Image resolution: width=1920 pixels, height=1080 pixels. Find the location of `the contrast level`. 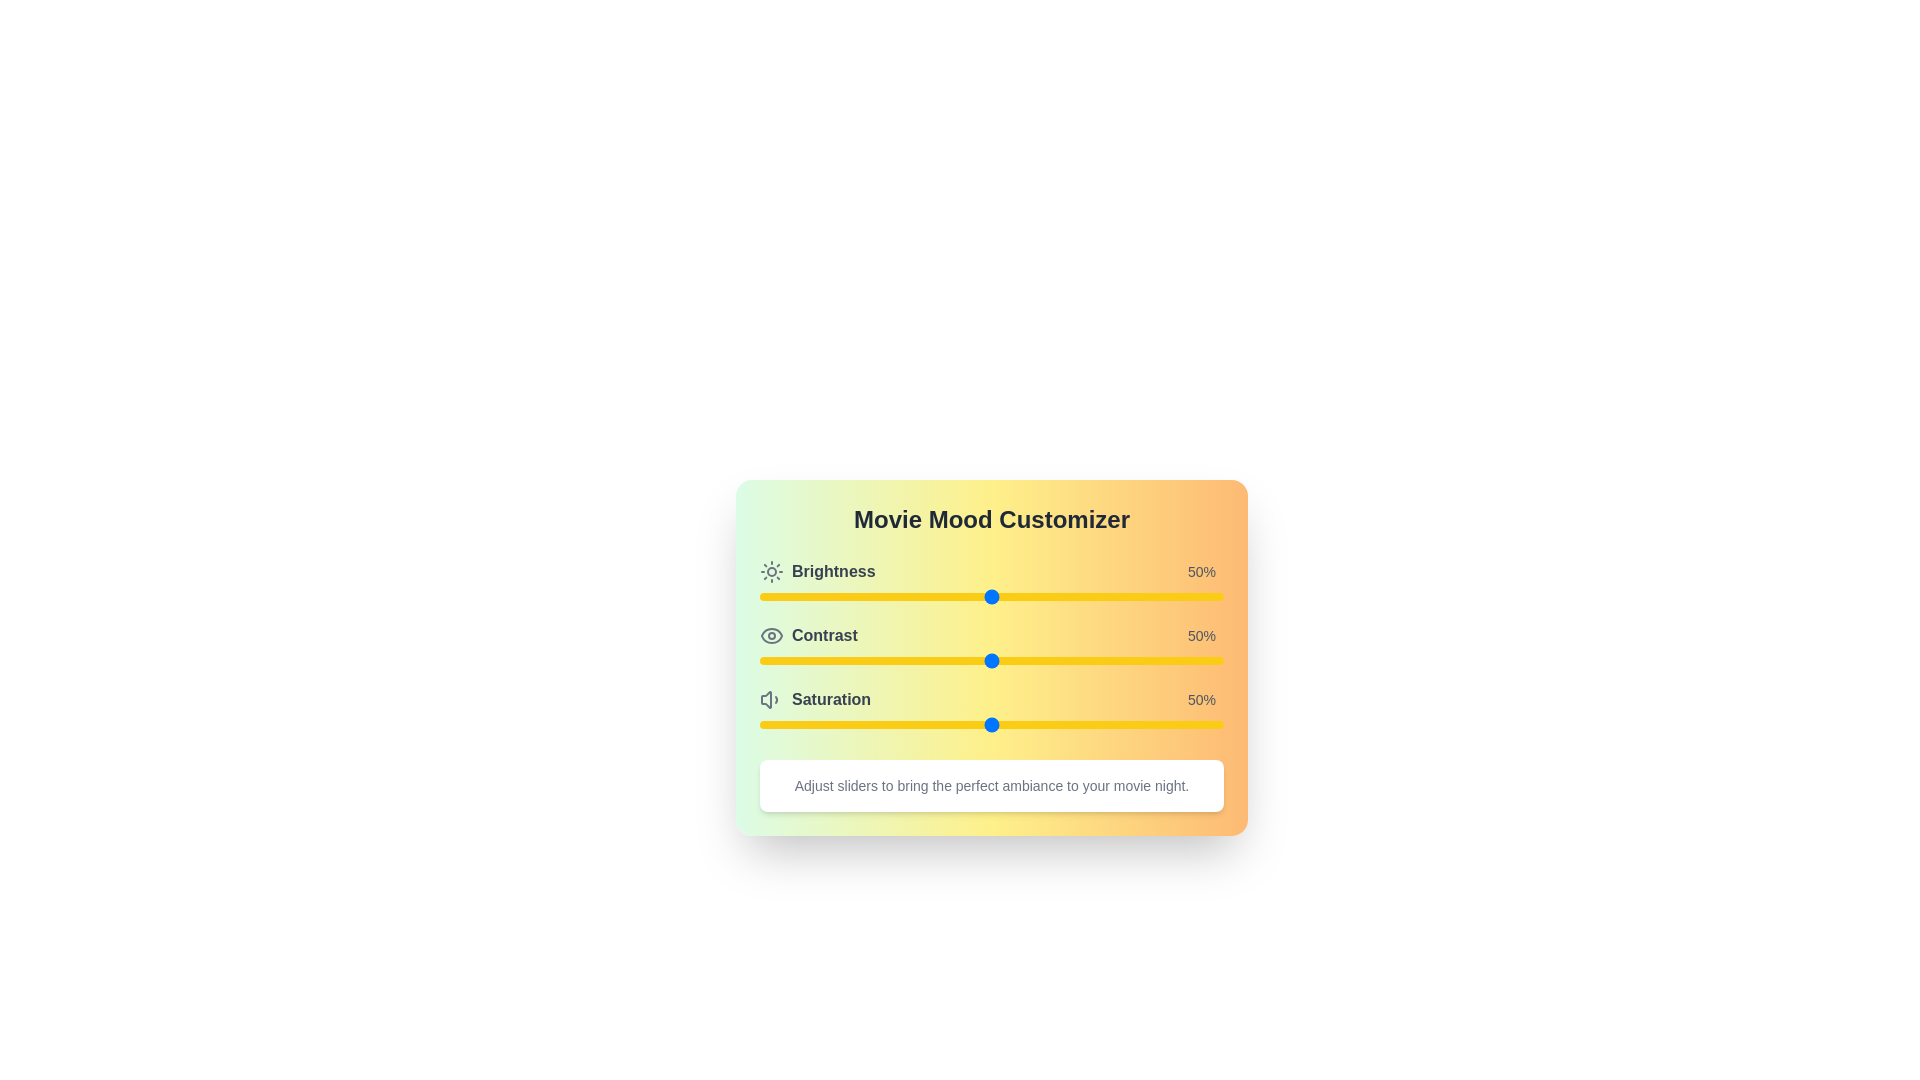

the contrast level is located at coordinates (857, 660).